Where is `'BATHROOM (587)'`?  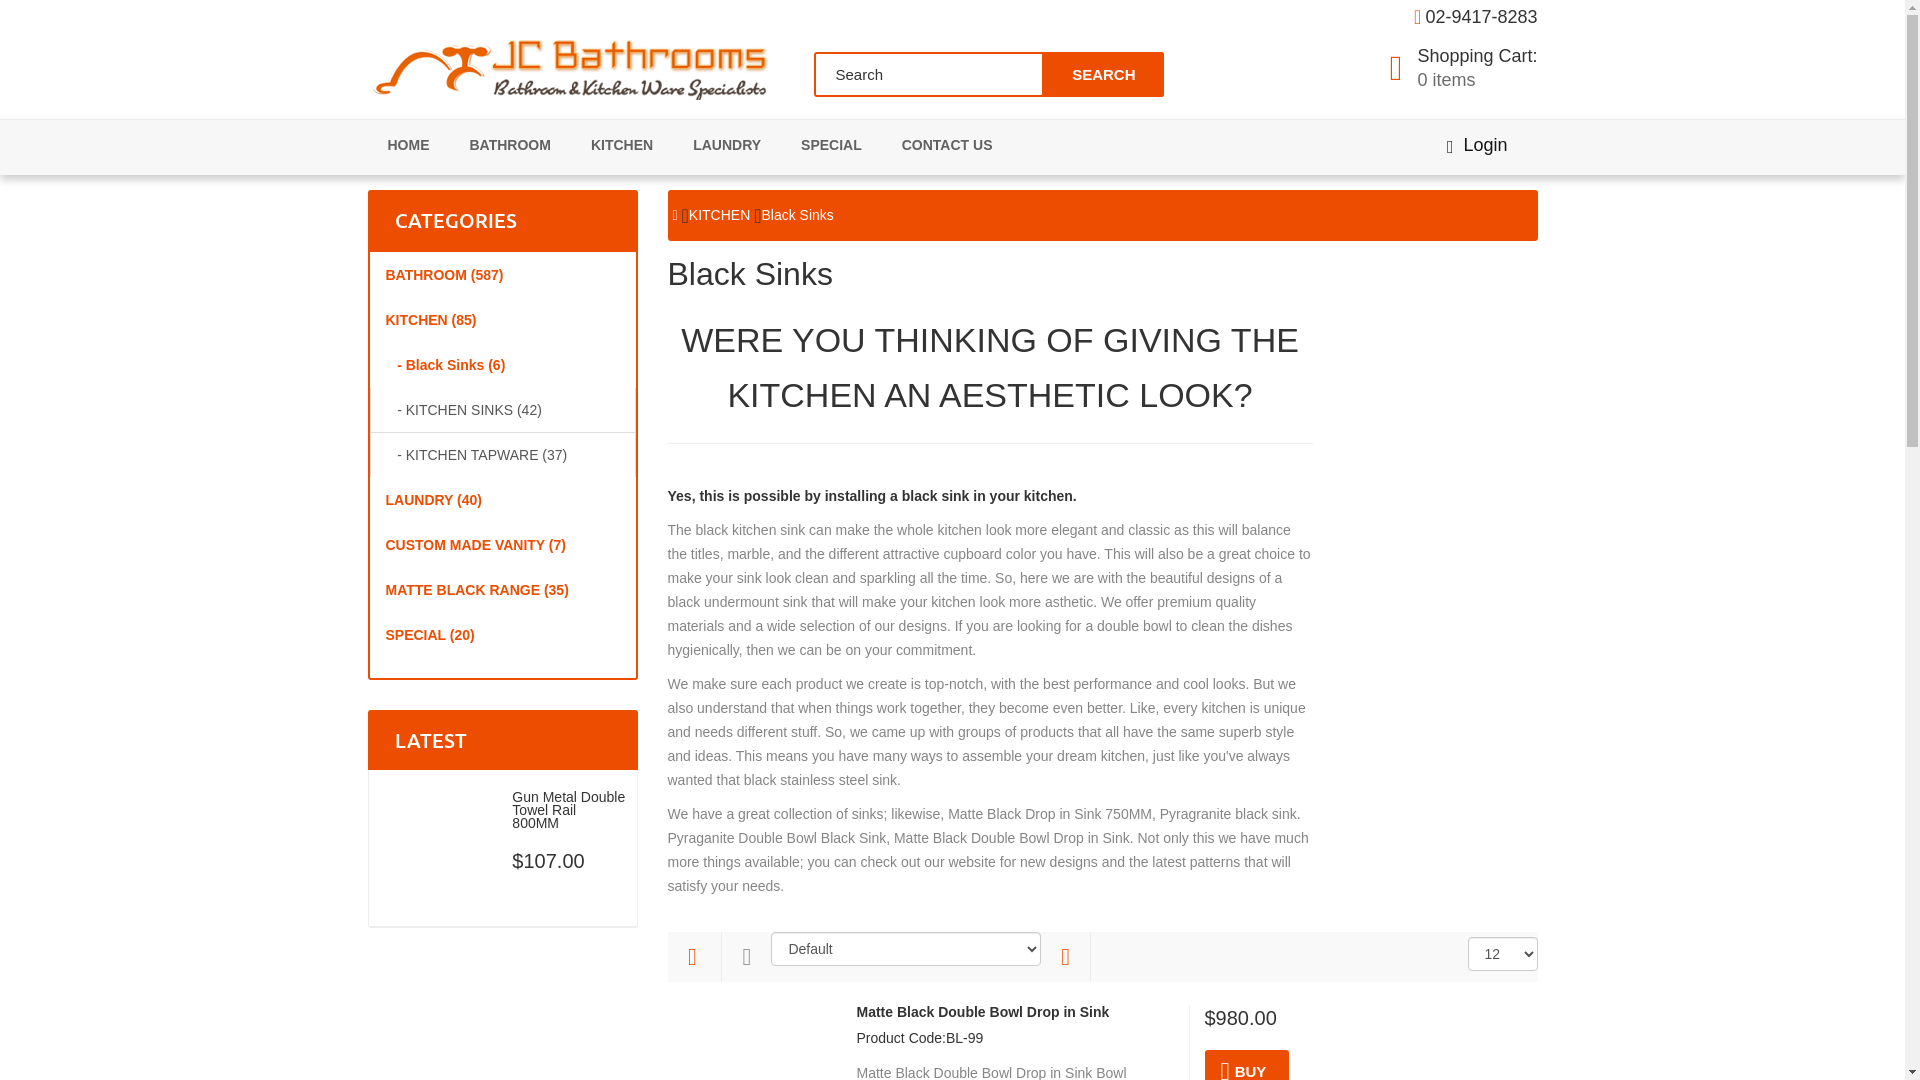
'BATHROOM (587)' is located at coordinates (503, 274).